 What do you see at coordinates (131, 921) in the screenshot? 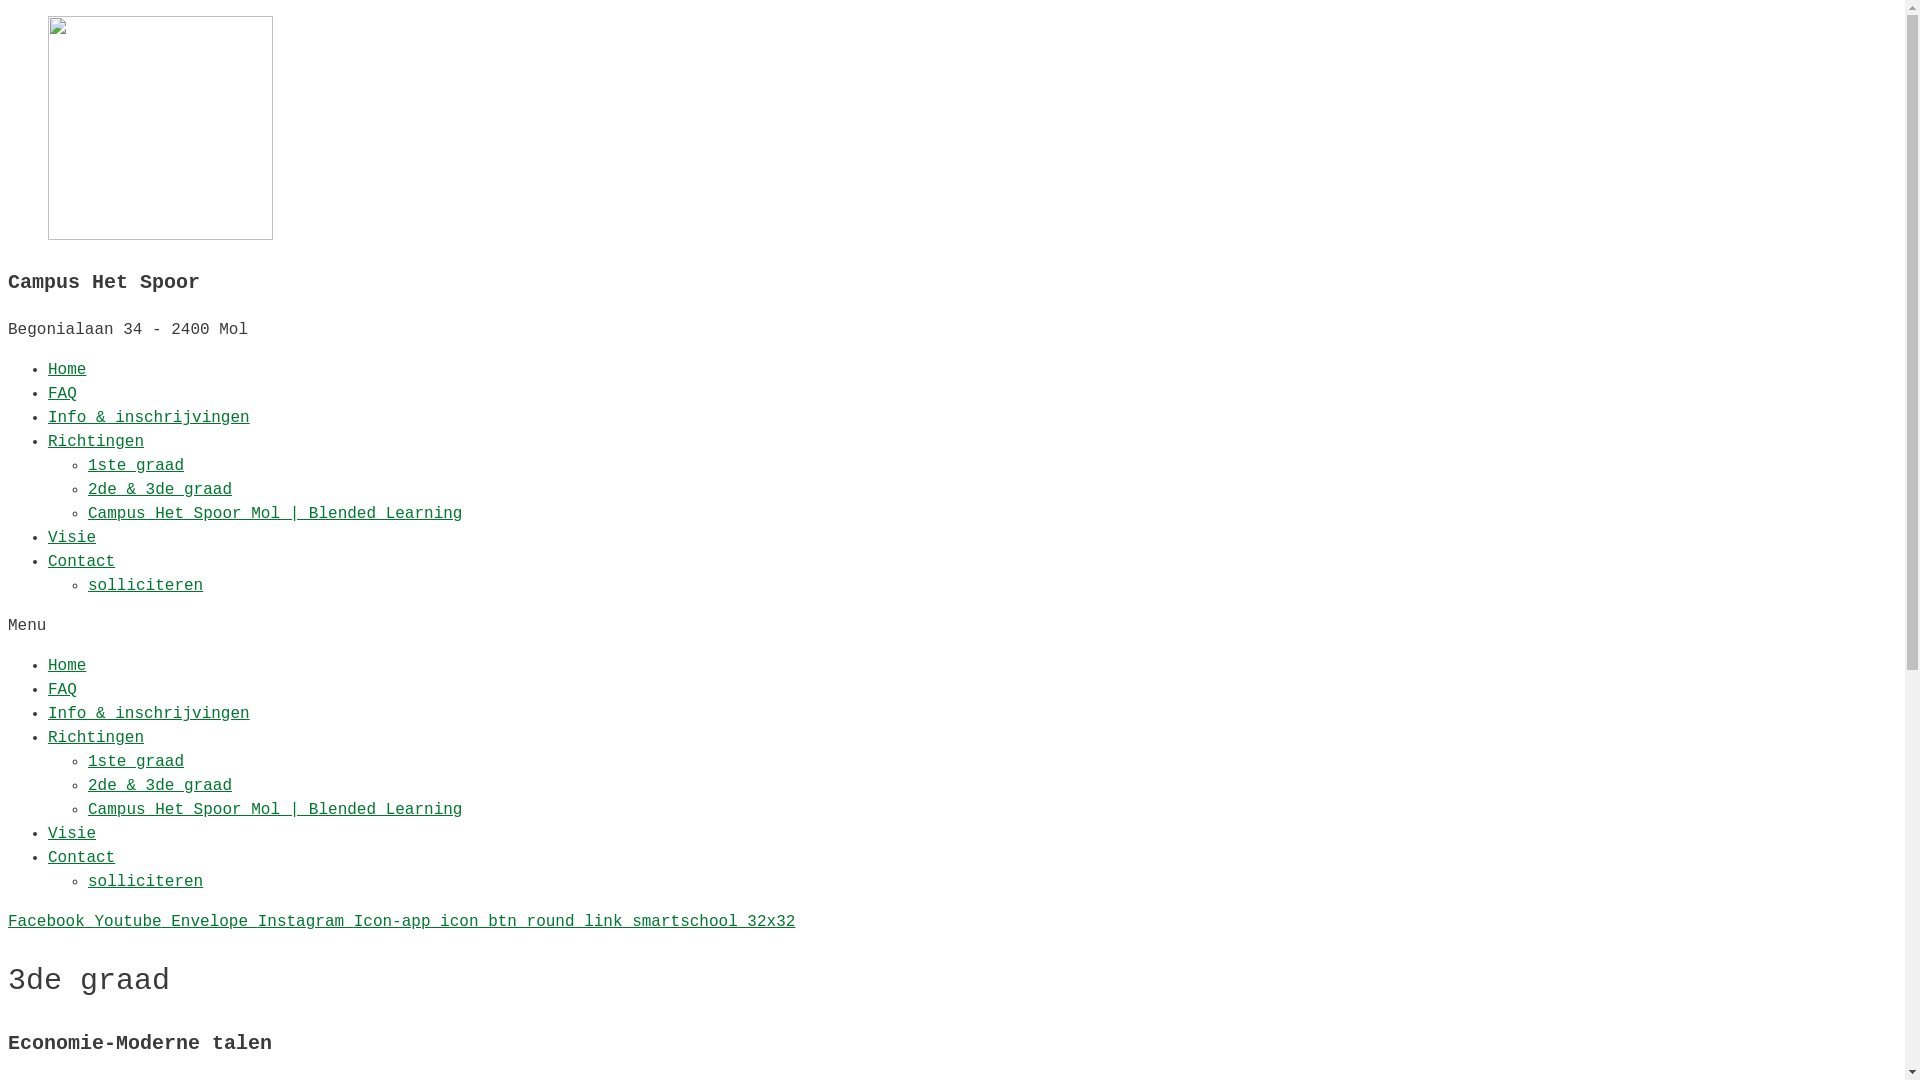
I see `'Youtube'` at bounding box center [131, 921].